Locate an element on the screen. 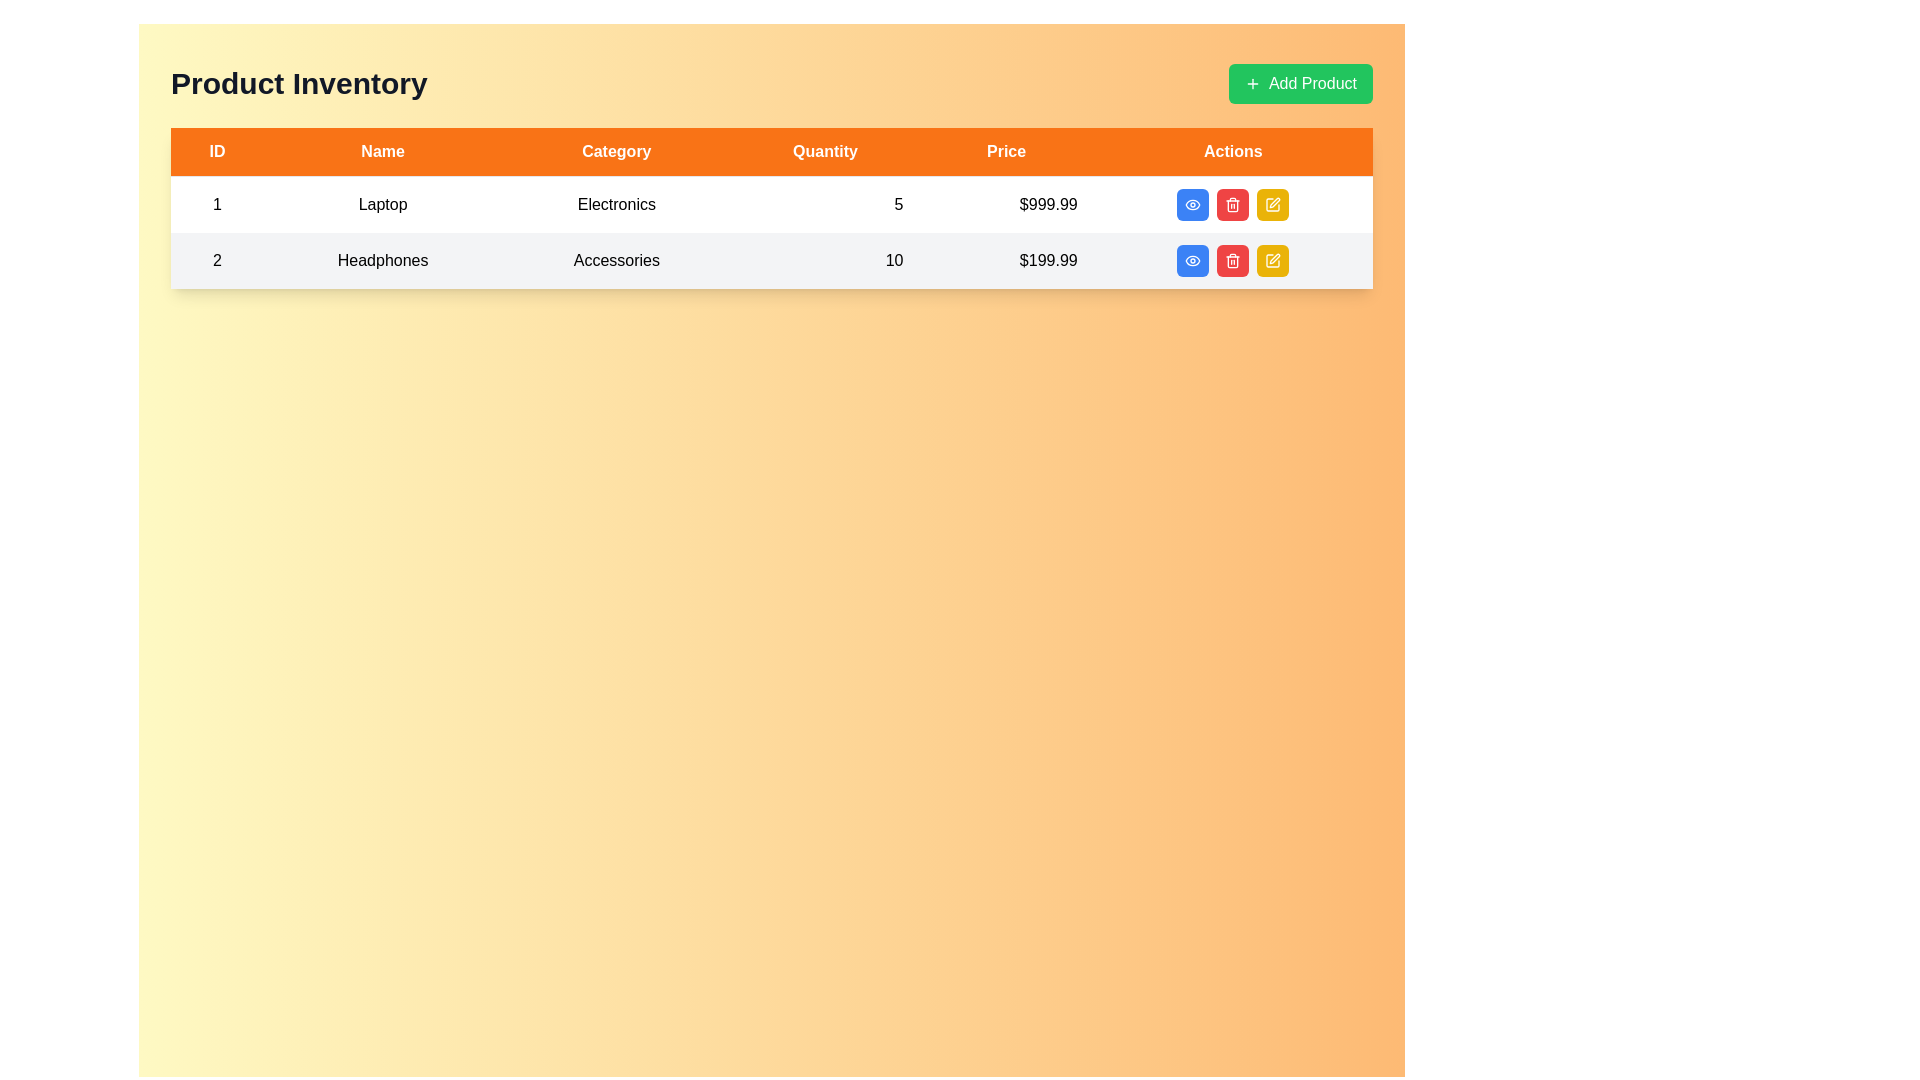  the 'Add Product' button, which is a rectangular button with a green background and white text, located in the top-right corner of the layout is located at coordinates (1300, 83).